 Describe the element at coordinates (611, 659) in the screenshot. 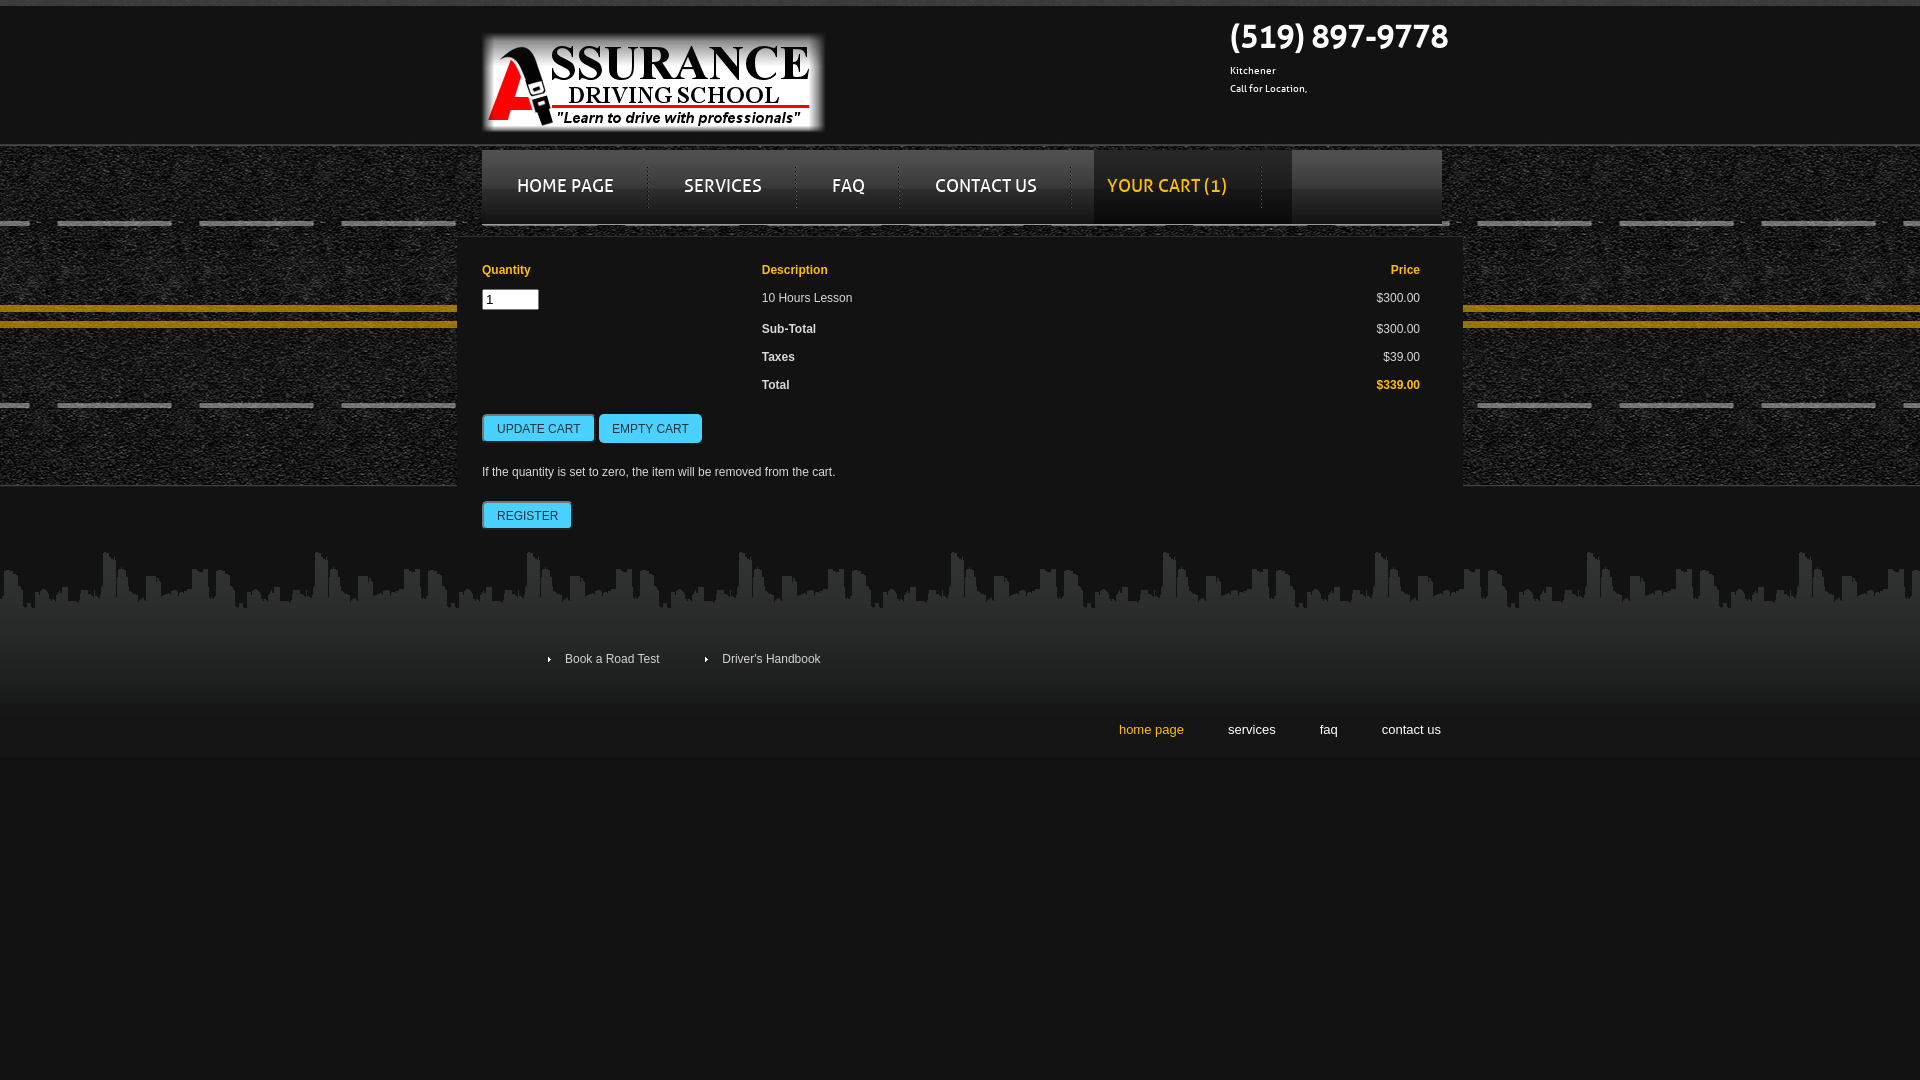

I see `'Book a Road Test'` at that location.